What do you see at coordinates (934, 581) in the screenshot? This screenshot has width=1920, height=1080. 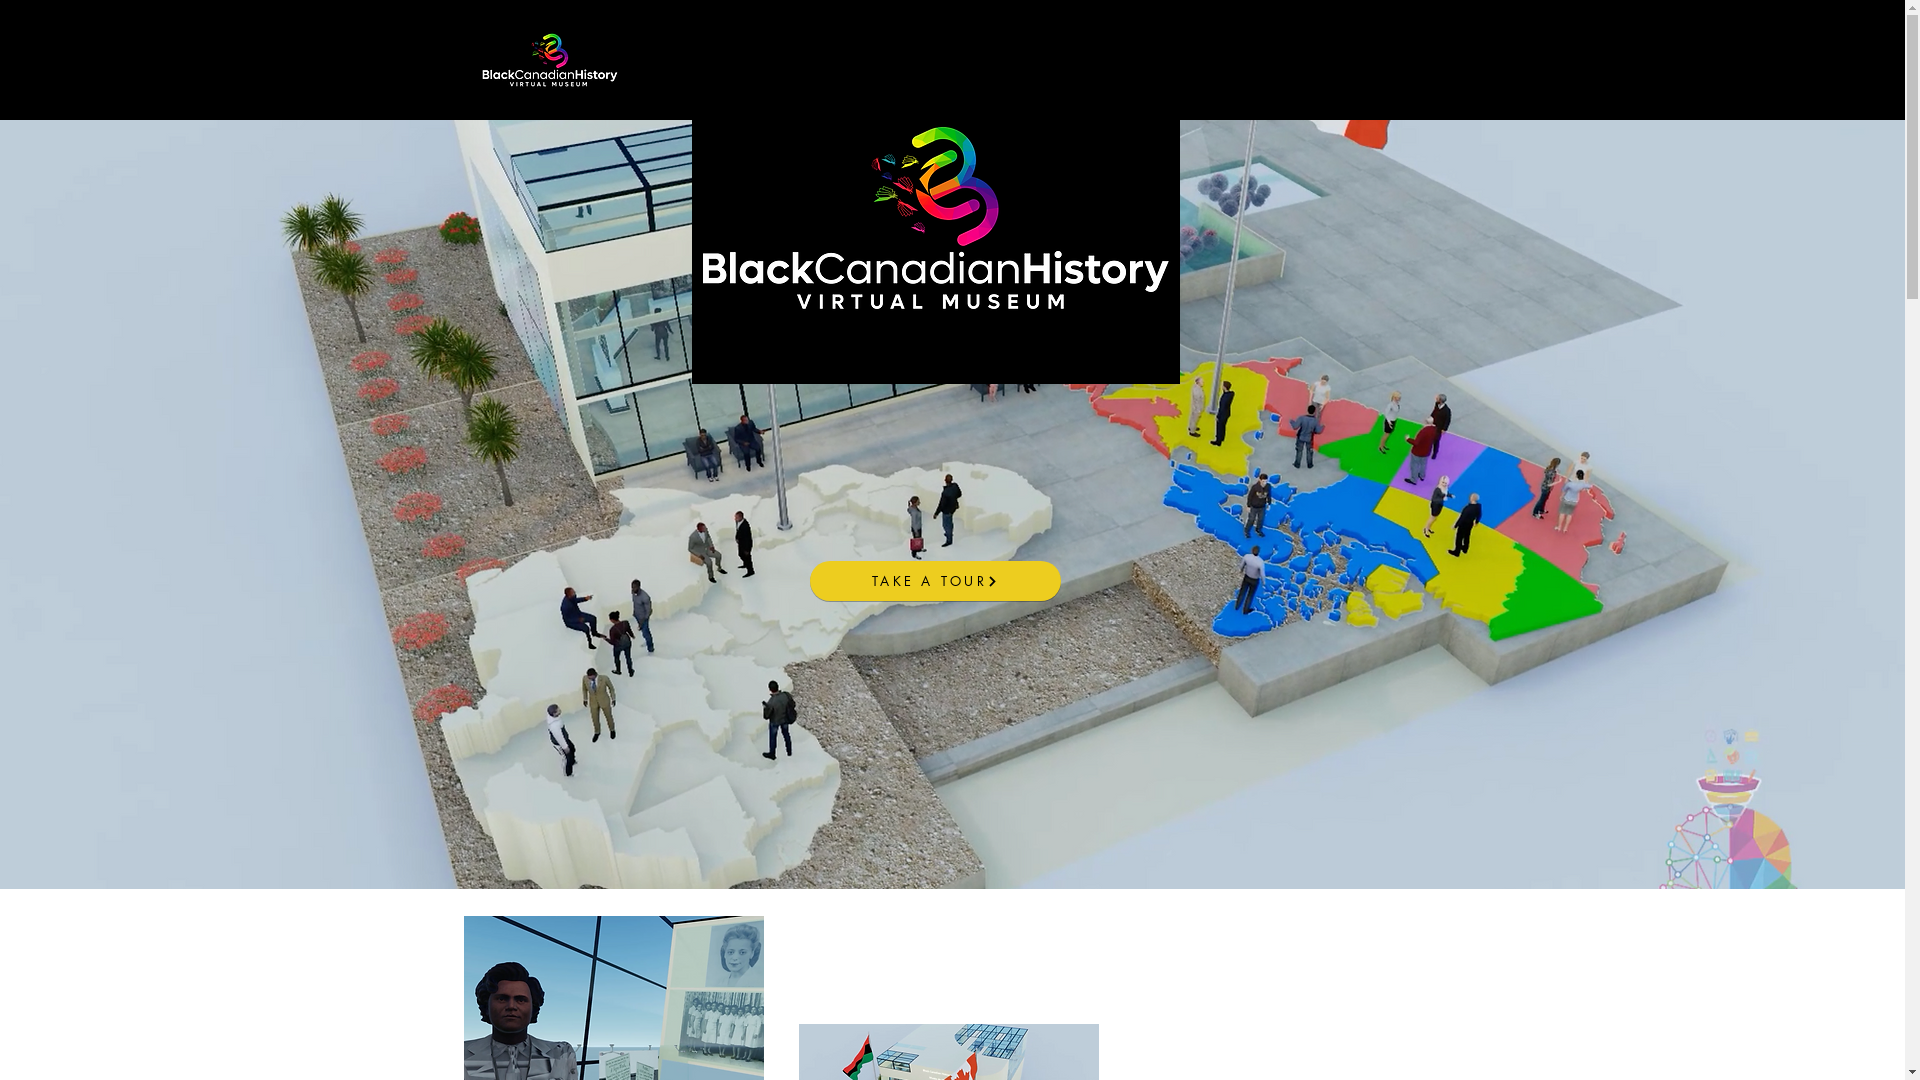 I see `'TAKE A TOUR'` at bounding box center [934, 581].